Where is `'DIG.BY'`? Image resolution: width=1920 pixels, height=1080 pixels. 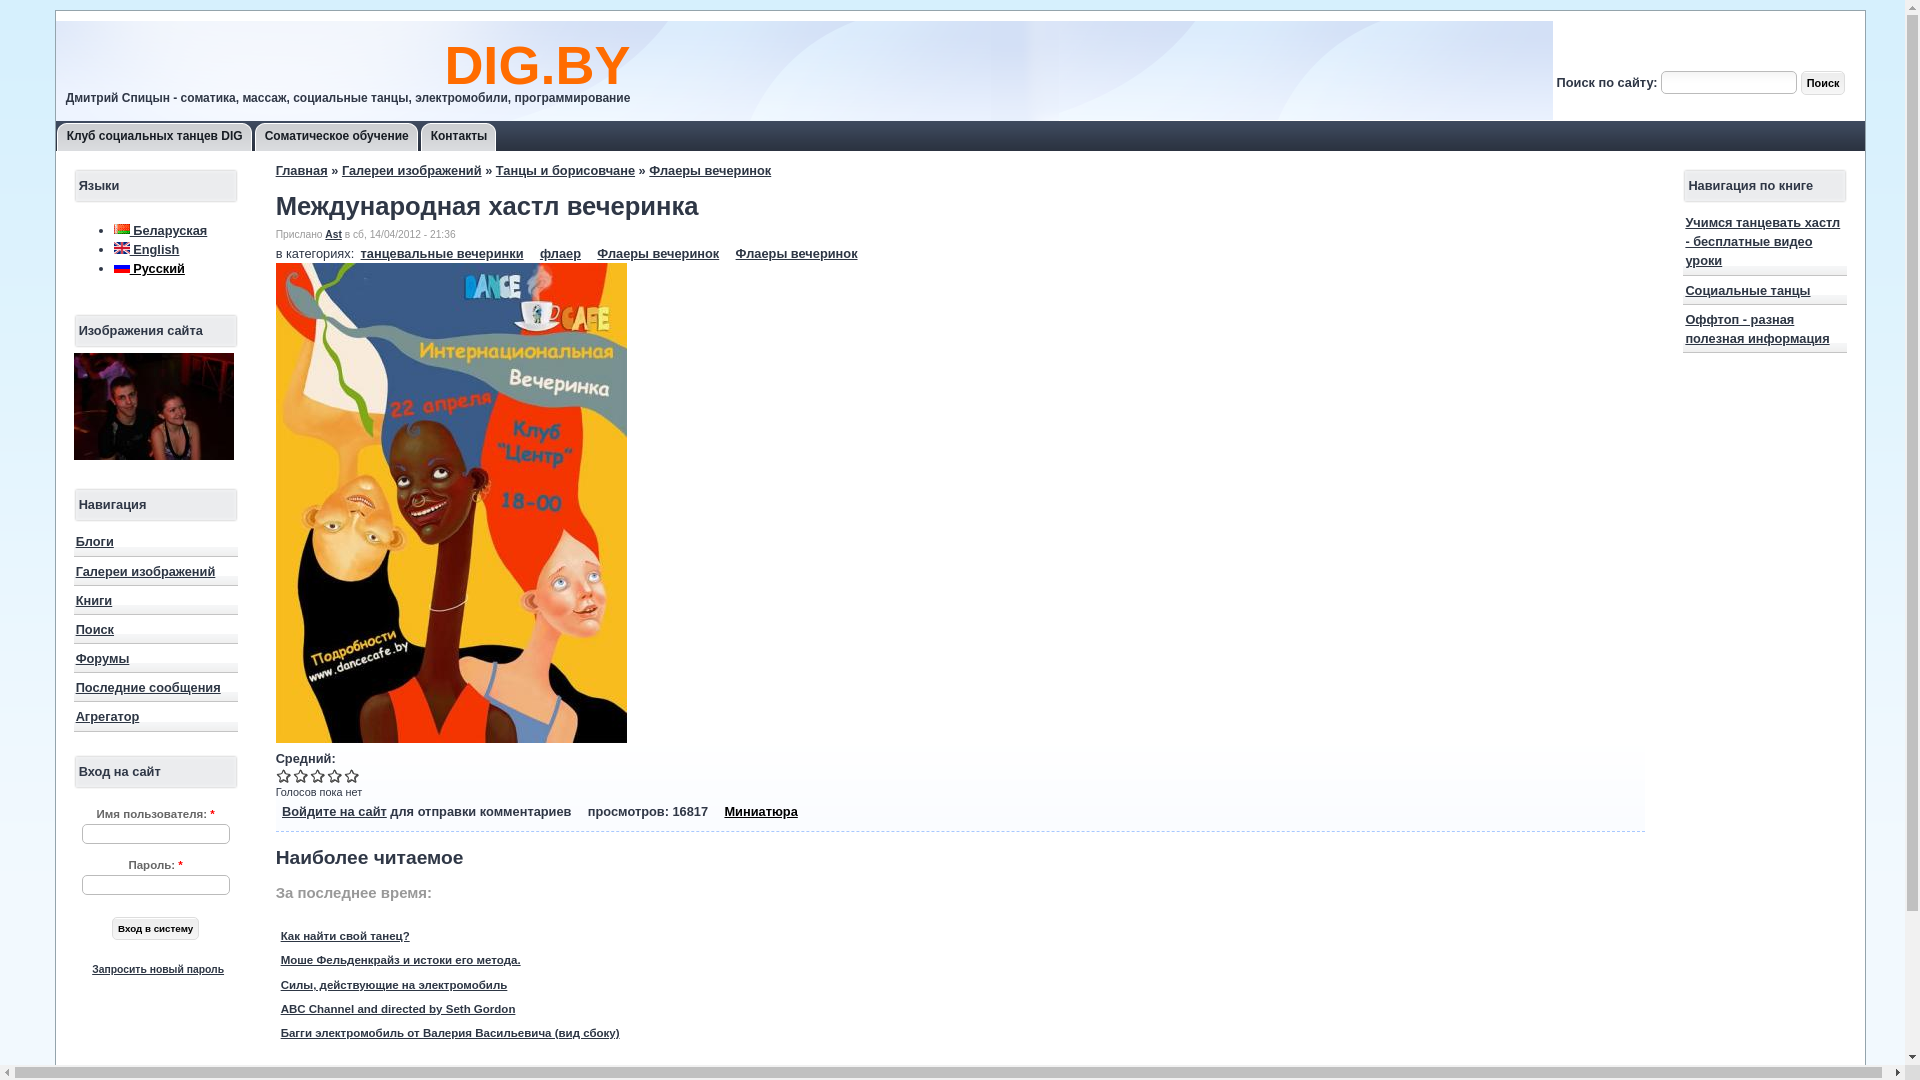 'DIG.BY' is located at coordinates (537, 64).